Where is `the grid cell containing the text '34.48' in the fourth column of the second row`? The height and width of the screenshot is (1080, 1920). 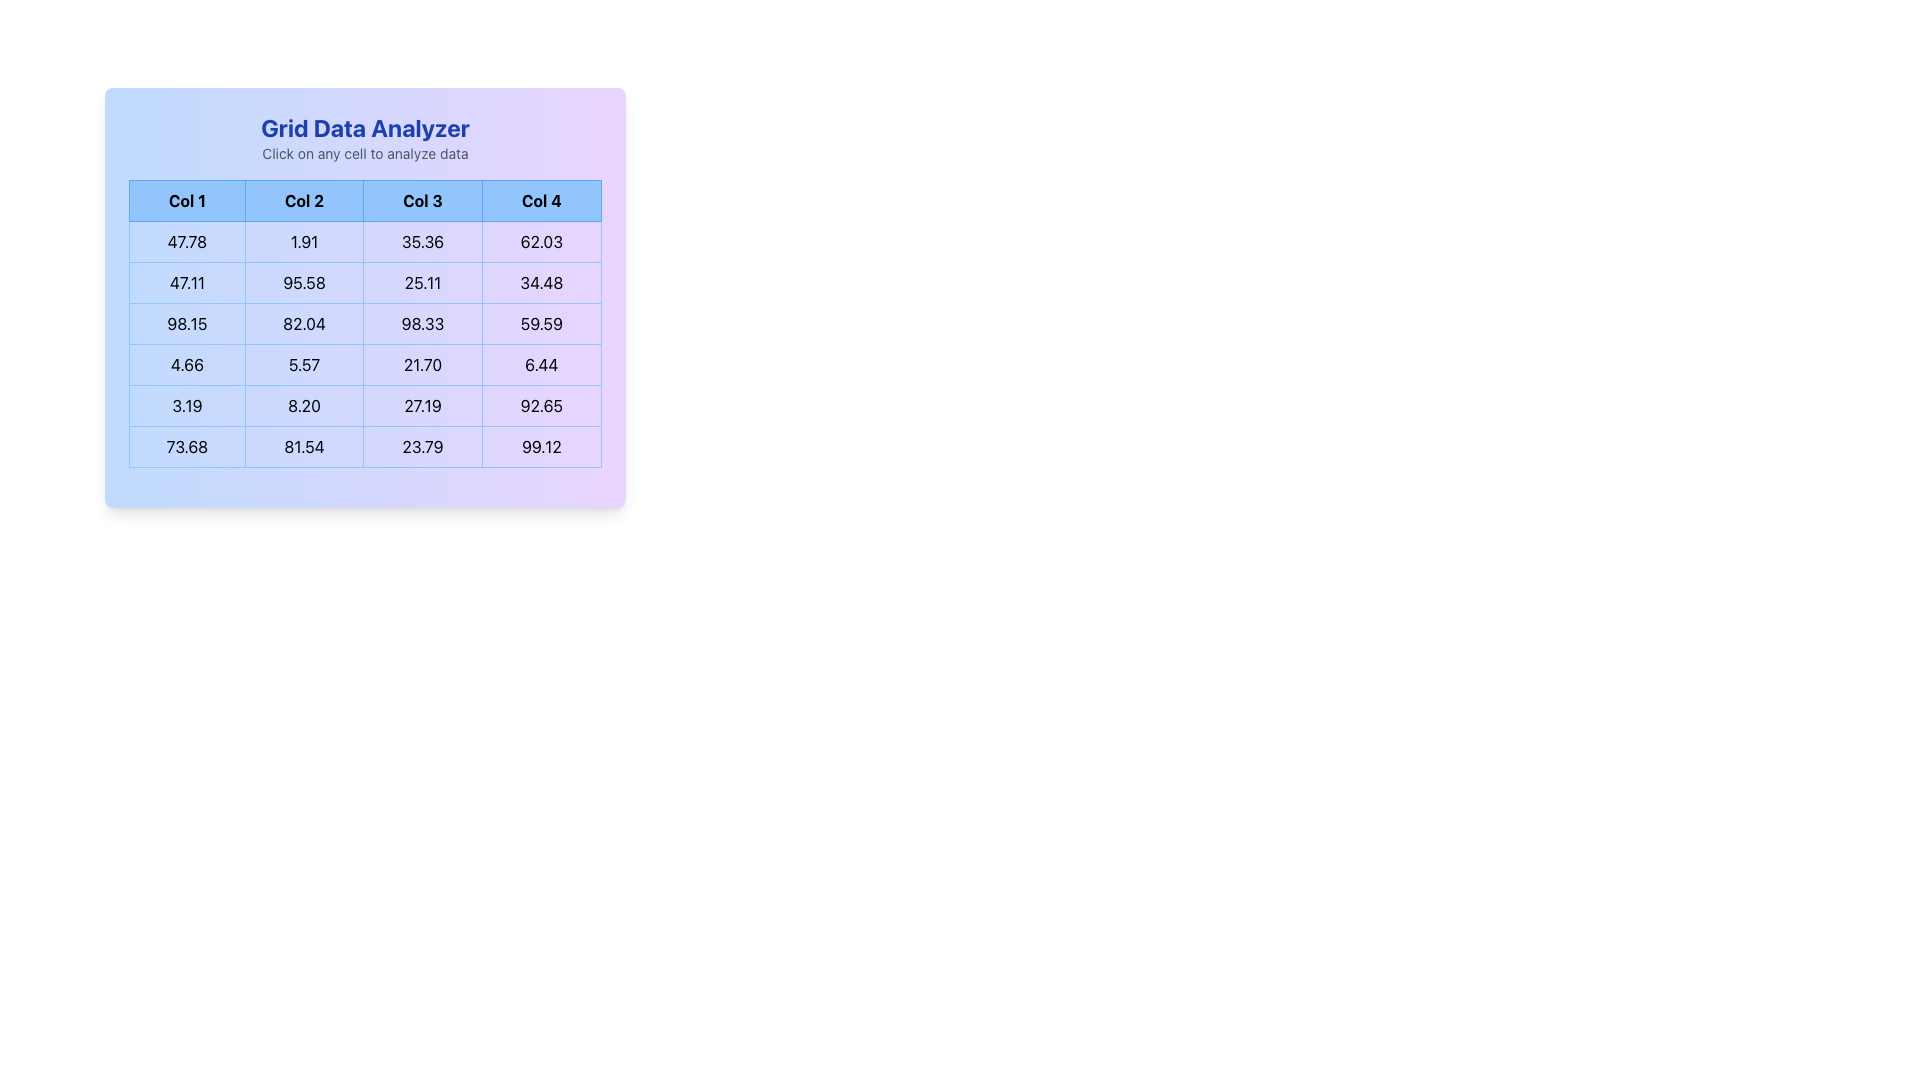
the grid cell containing the text '34.48' in the fourth column of the second row is located at coordinates (541, 282).